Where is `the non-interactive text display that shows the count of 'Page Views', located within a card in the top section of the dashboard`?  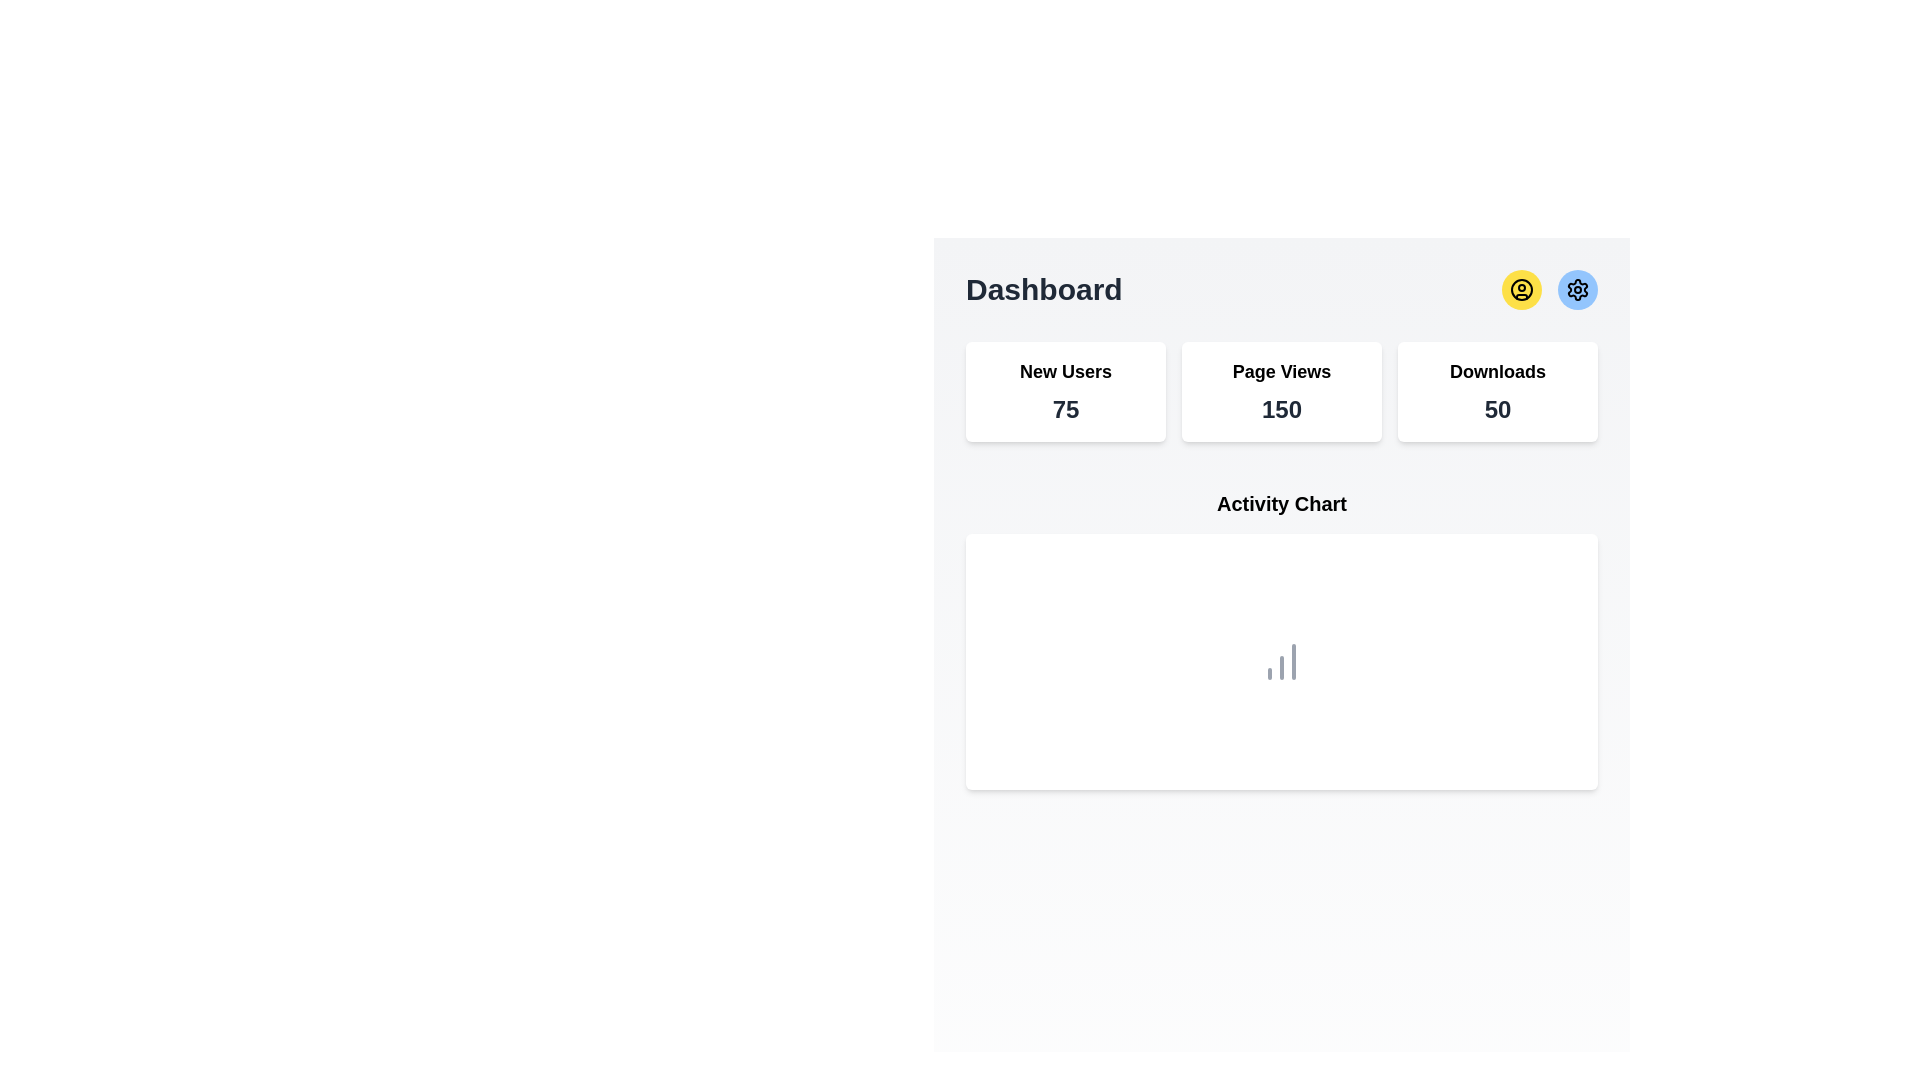
the non-interactive text display that shows the count of 'Page Views', located within a card in the top section of the dashboard is located at coordinates (1281, 408).